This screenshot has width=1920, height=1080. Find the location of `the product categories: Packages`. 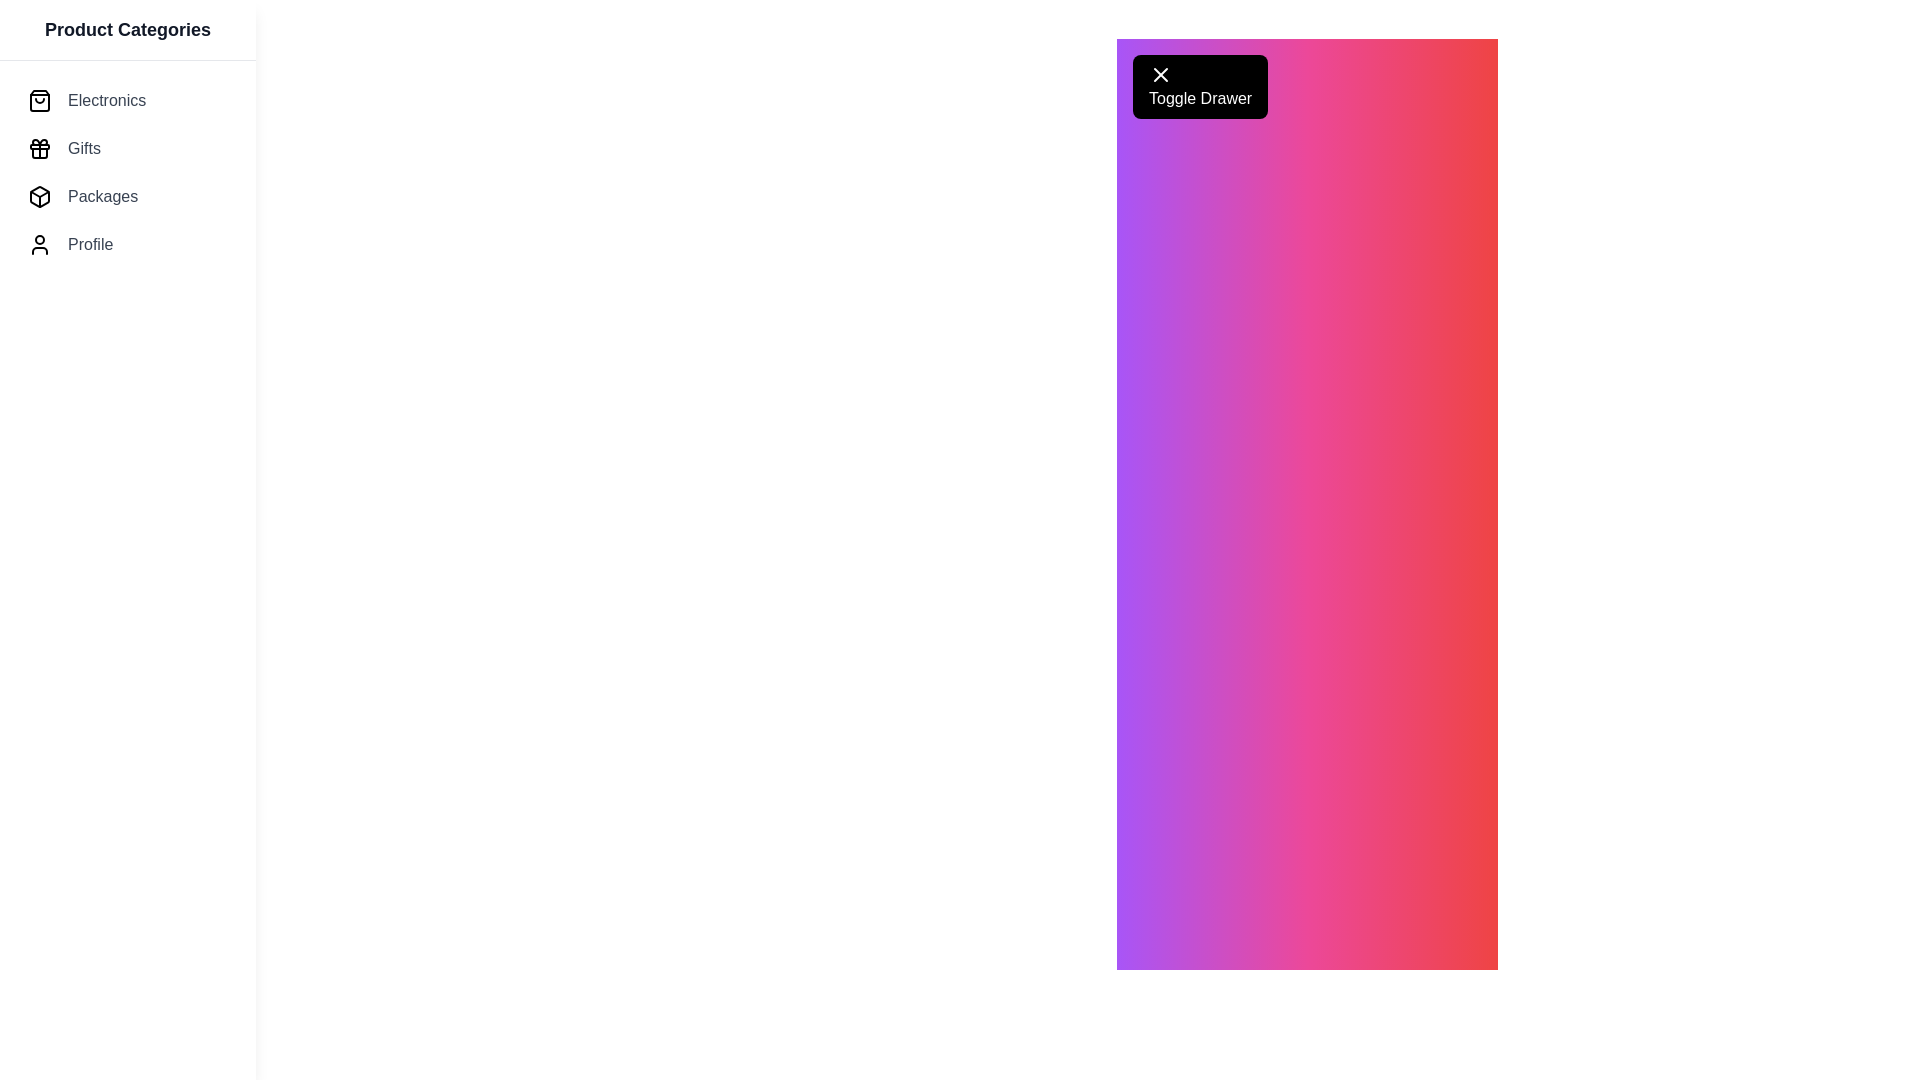

the product categories: Packages is located at coordinates (127, 196).